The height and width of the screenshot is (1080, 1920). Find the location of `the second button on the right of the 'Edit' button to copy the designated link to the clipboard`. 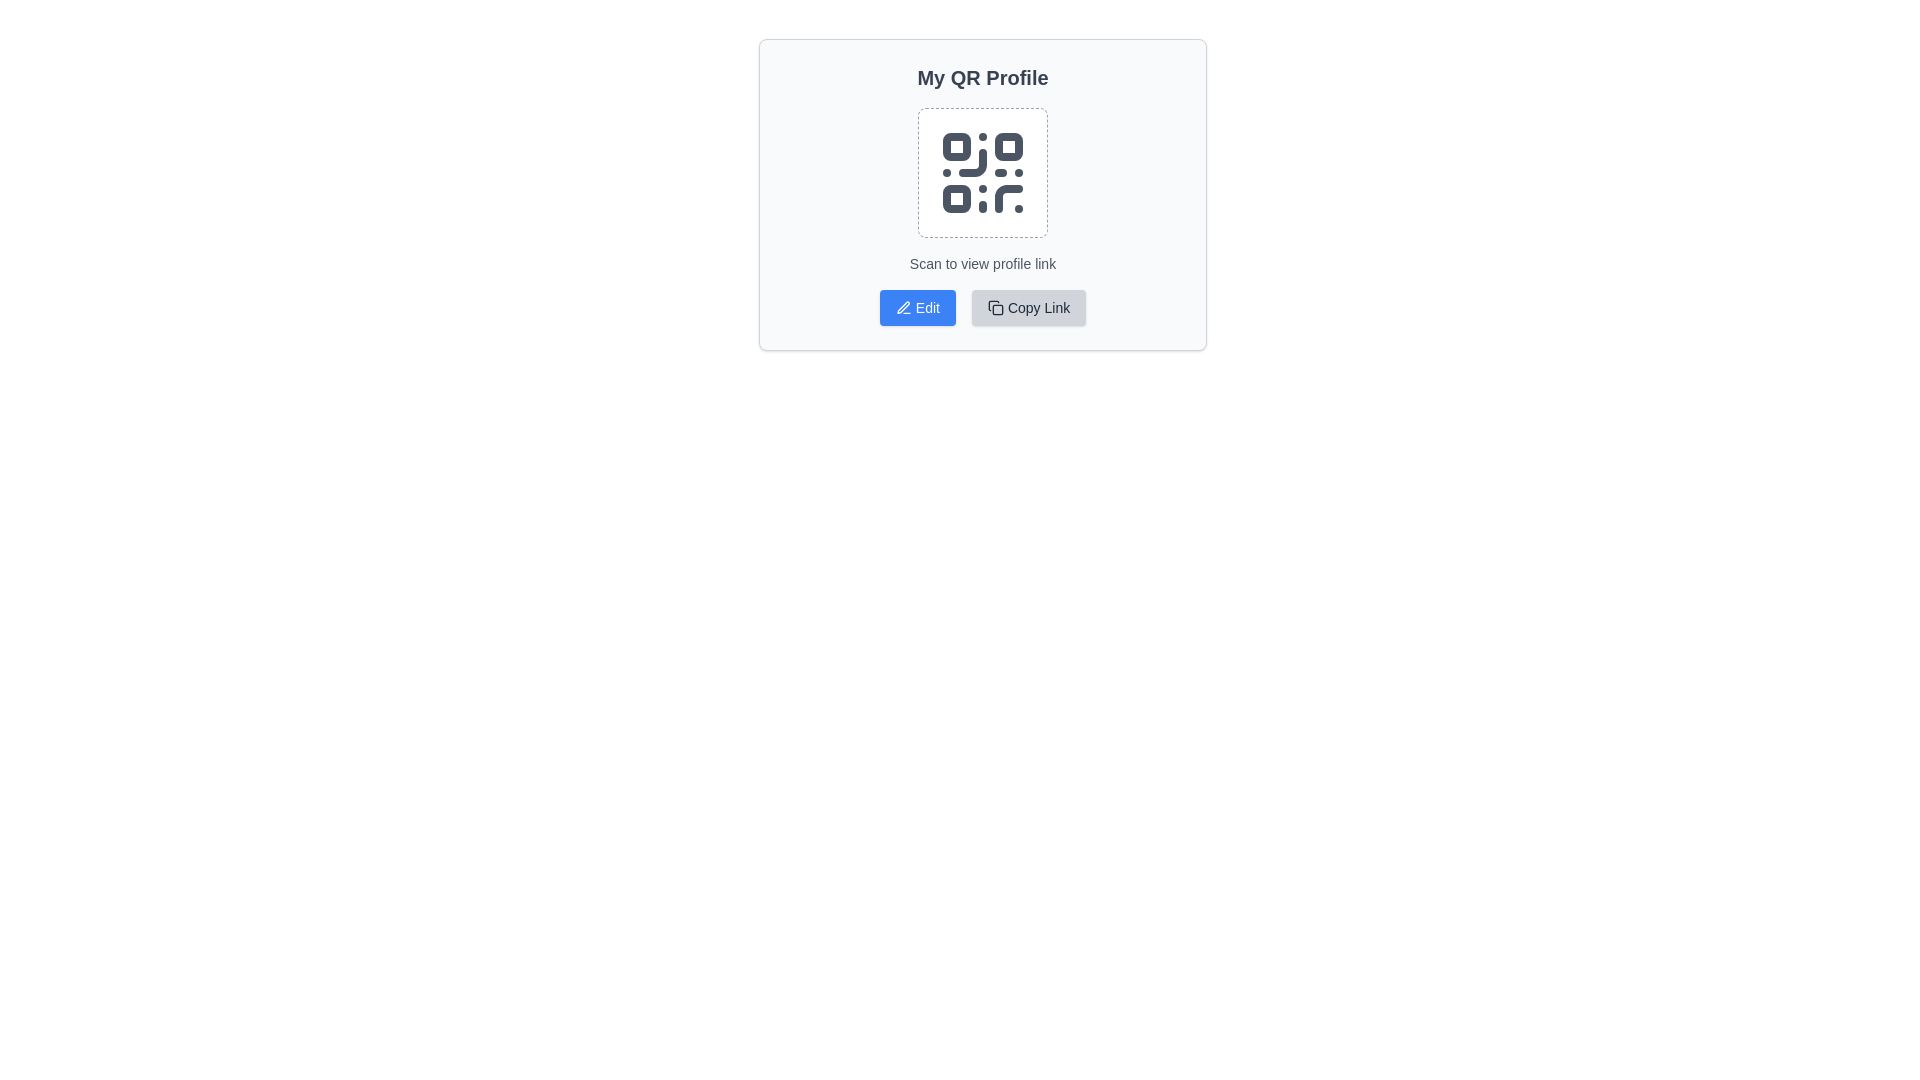

the second button on the right of the 'Edit' button to copy the designated link to the clipboard is located at coordinates (1029, 308).